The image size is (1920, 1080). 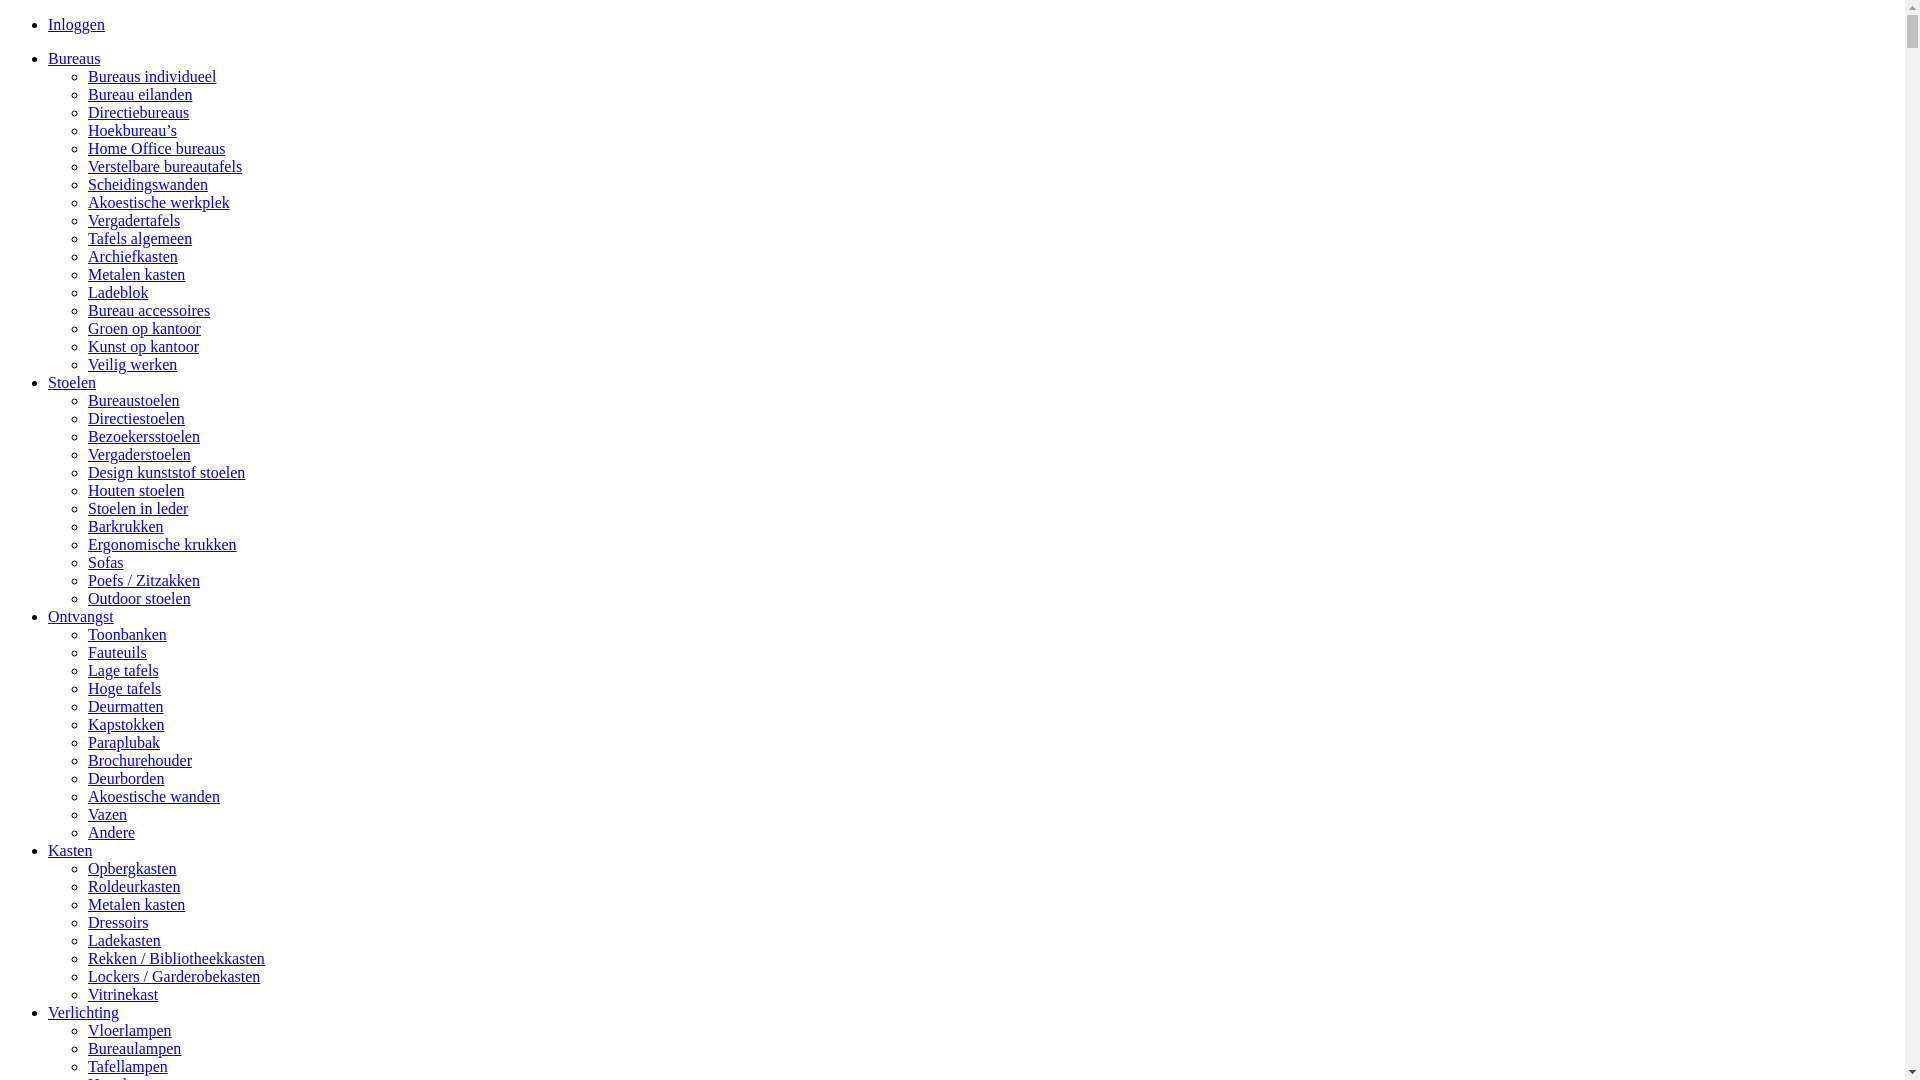 What do you see at coordinates (123, 687) in the screenshot?
I see `'Hoge tafels'` at bounding box center [123, 687].